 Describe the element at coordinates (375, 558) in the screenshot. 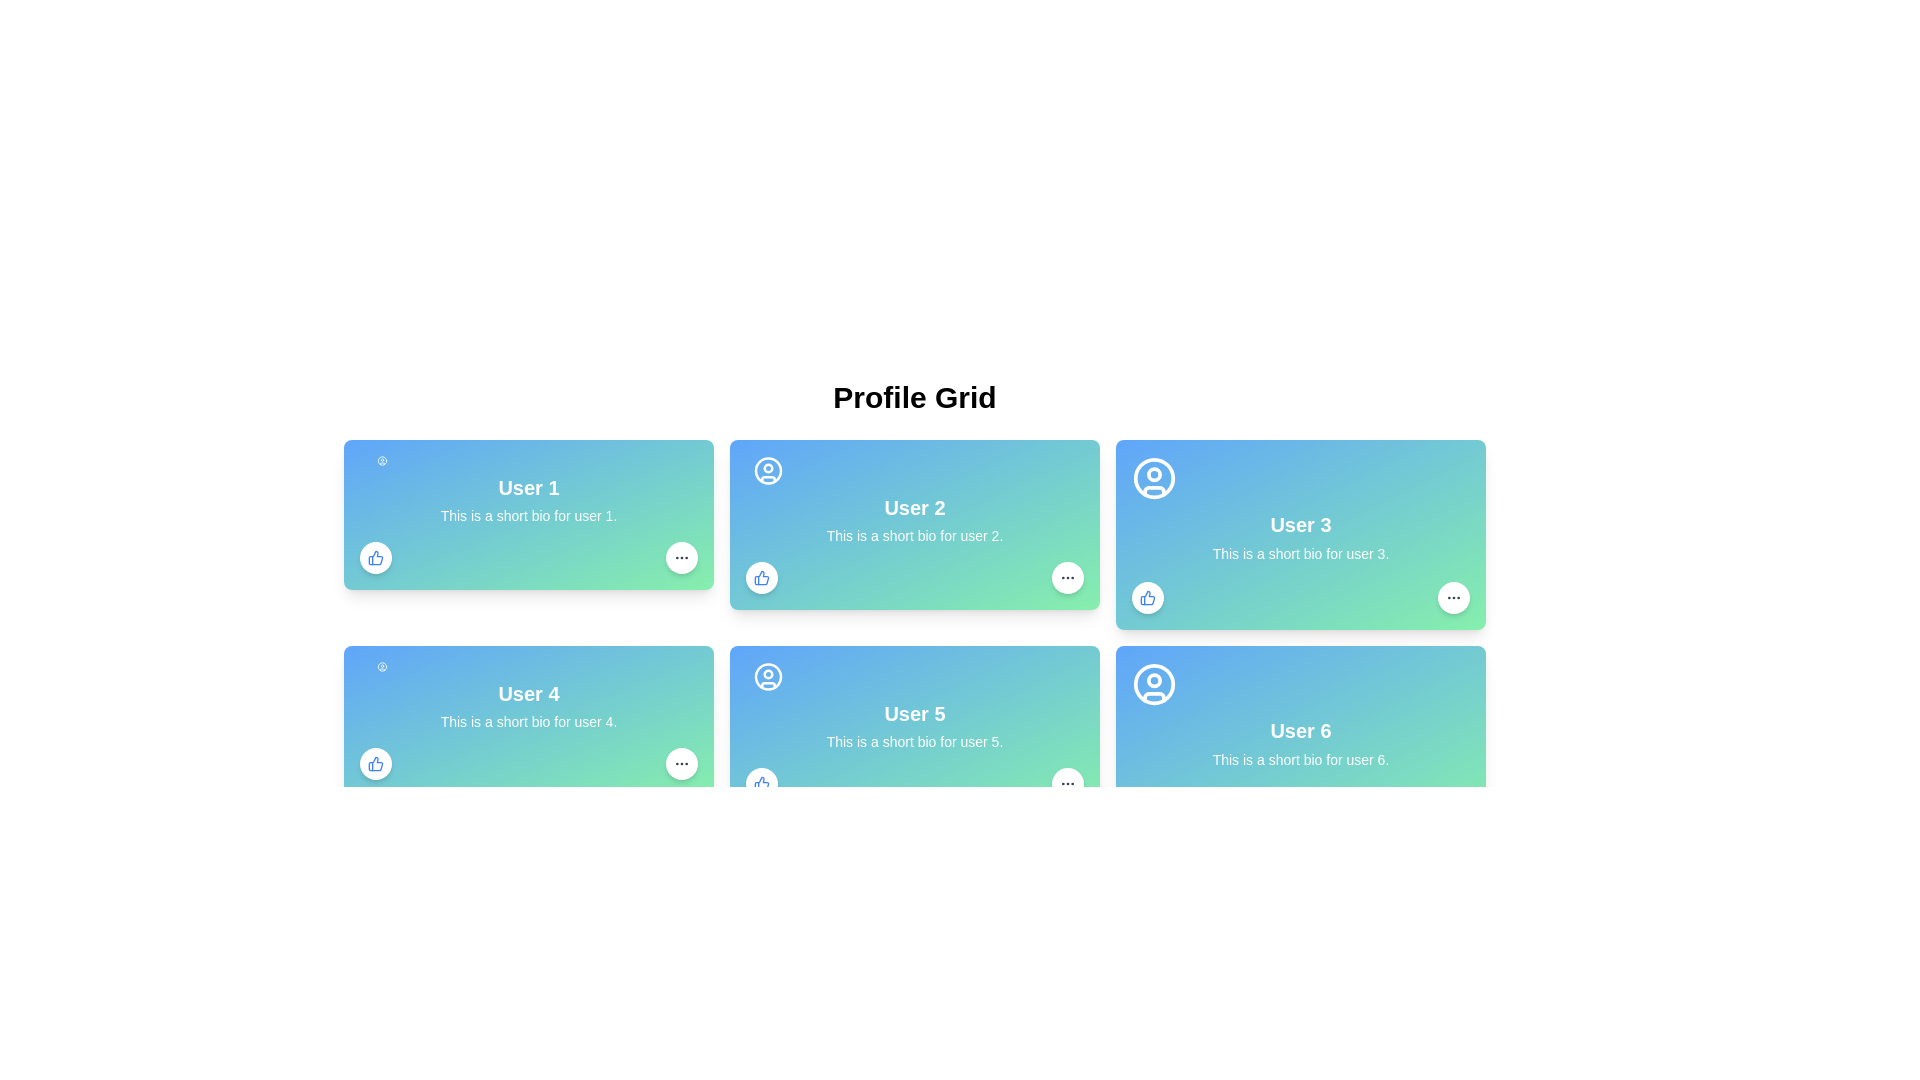

I see `the thumbs-up icon representing a 'like' action, located in the bottom-left corner of 'User 2' card` at that location.